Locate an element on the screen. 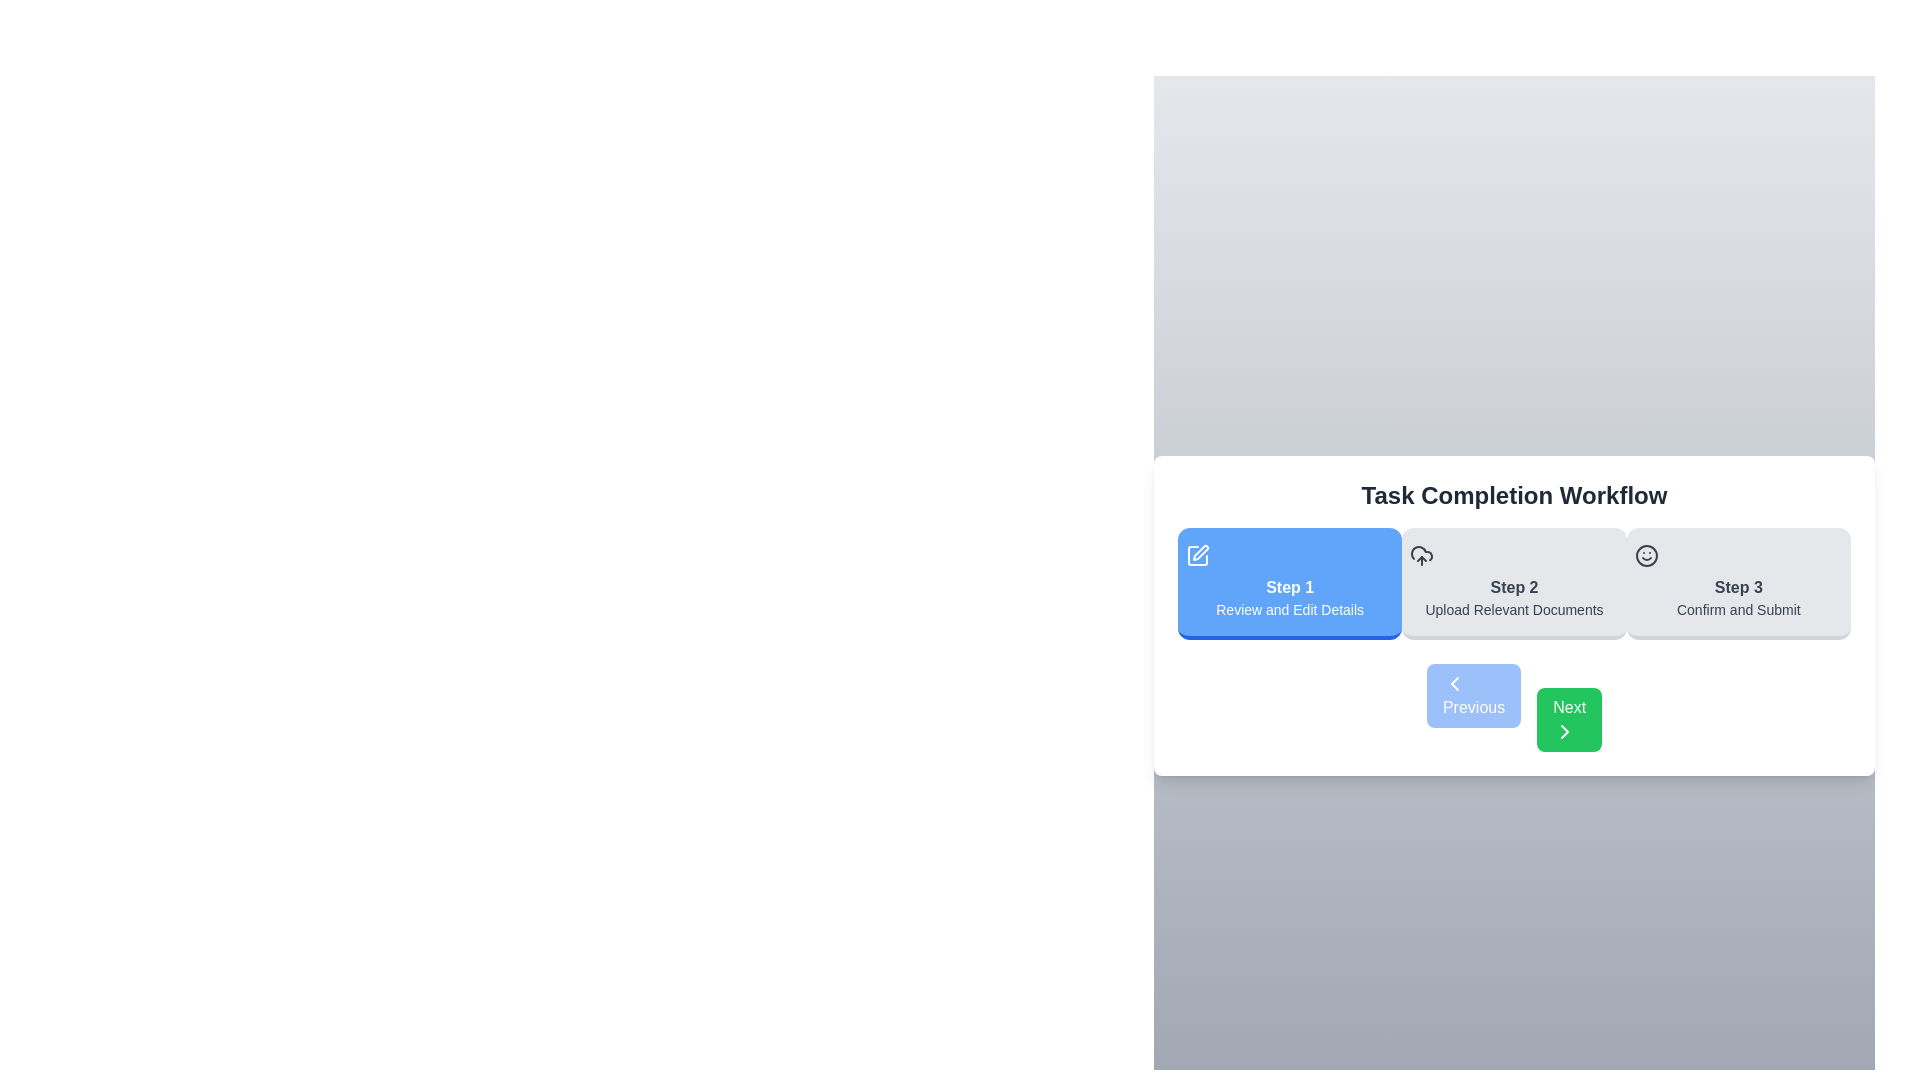 This screenshot has width=1920, height=1080. the 'Previous' button to navigate to the previous step is located at coordinates (1473, 694).